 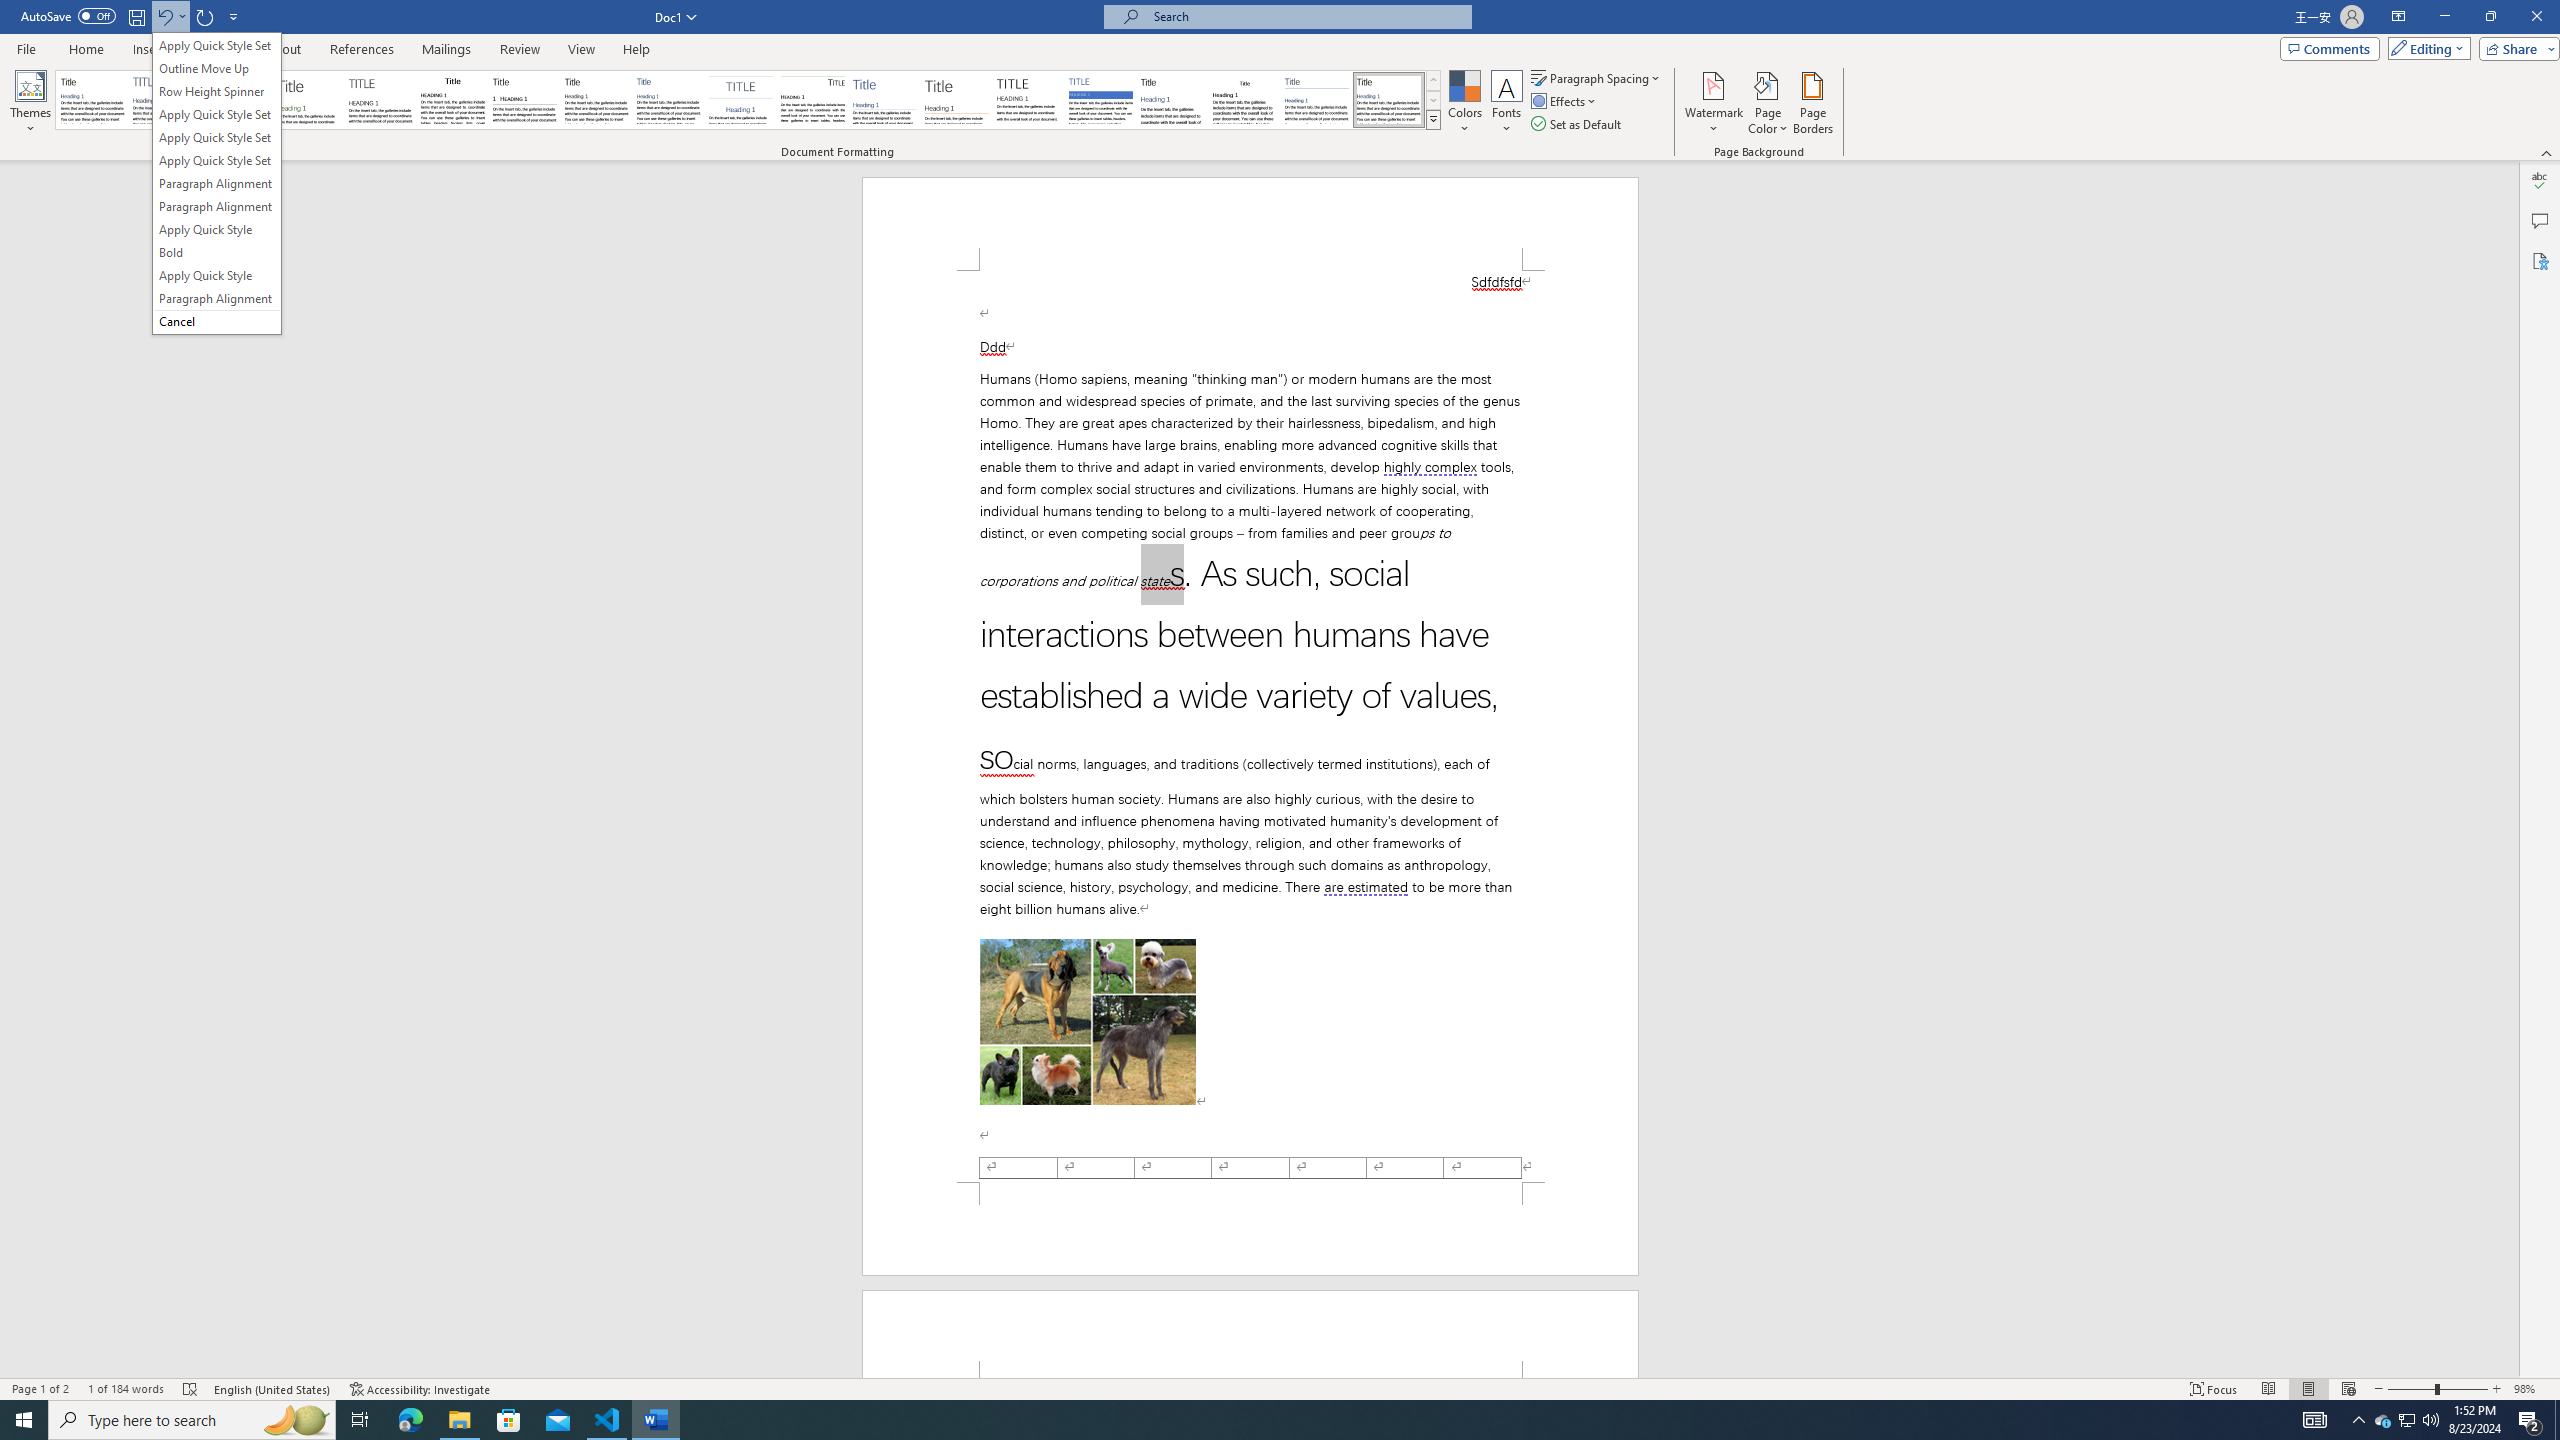 I want to click on 'Page Borders...', so click(x=1813, y=103).